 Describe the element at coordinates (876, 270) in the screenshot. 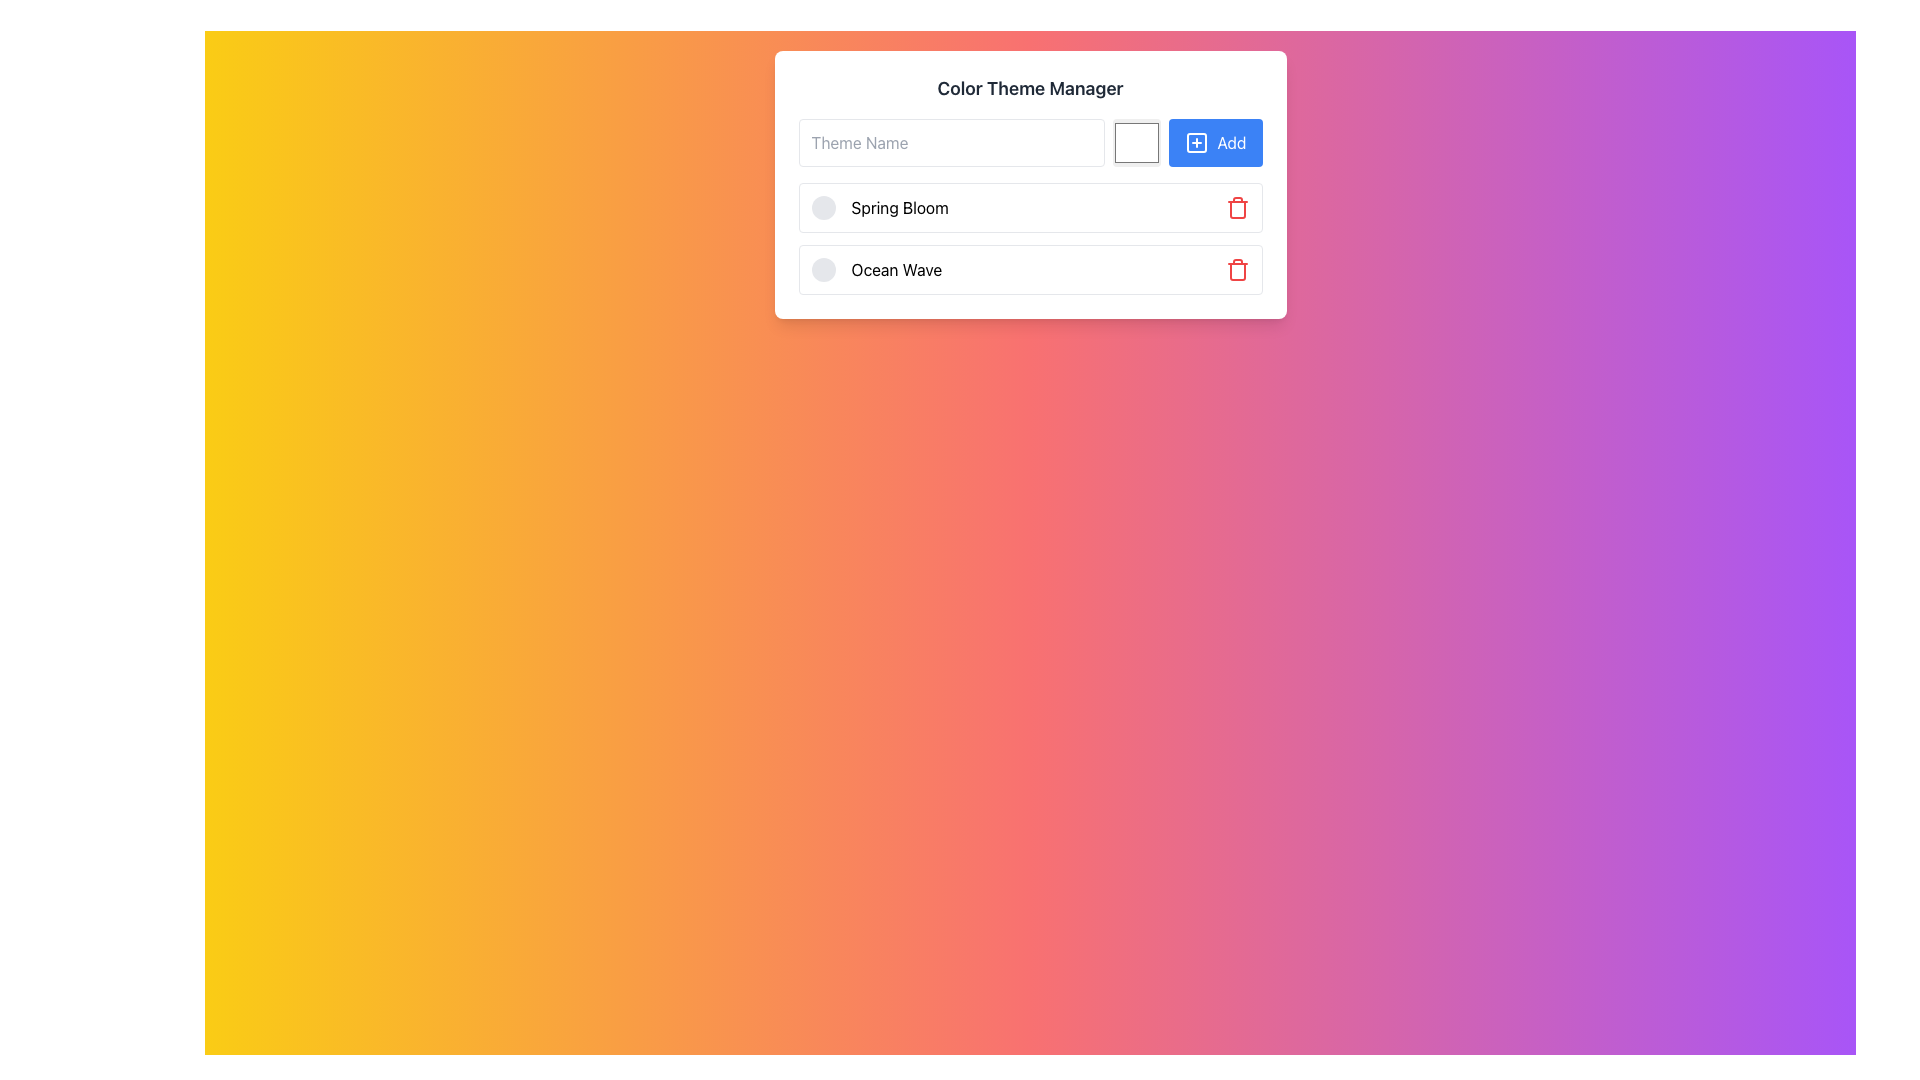

I see `the text 'Ocean Wave' in the second entry of the Selectable List Item within the 'Color Theme Manager' interface` at that location.